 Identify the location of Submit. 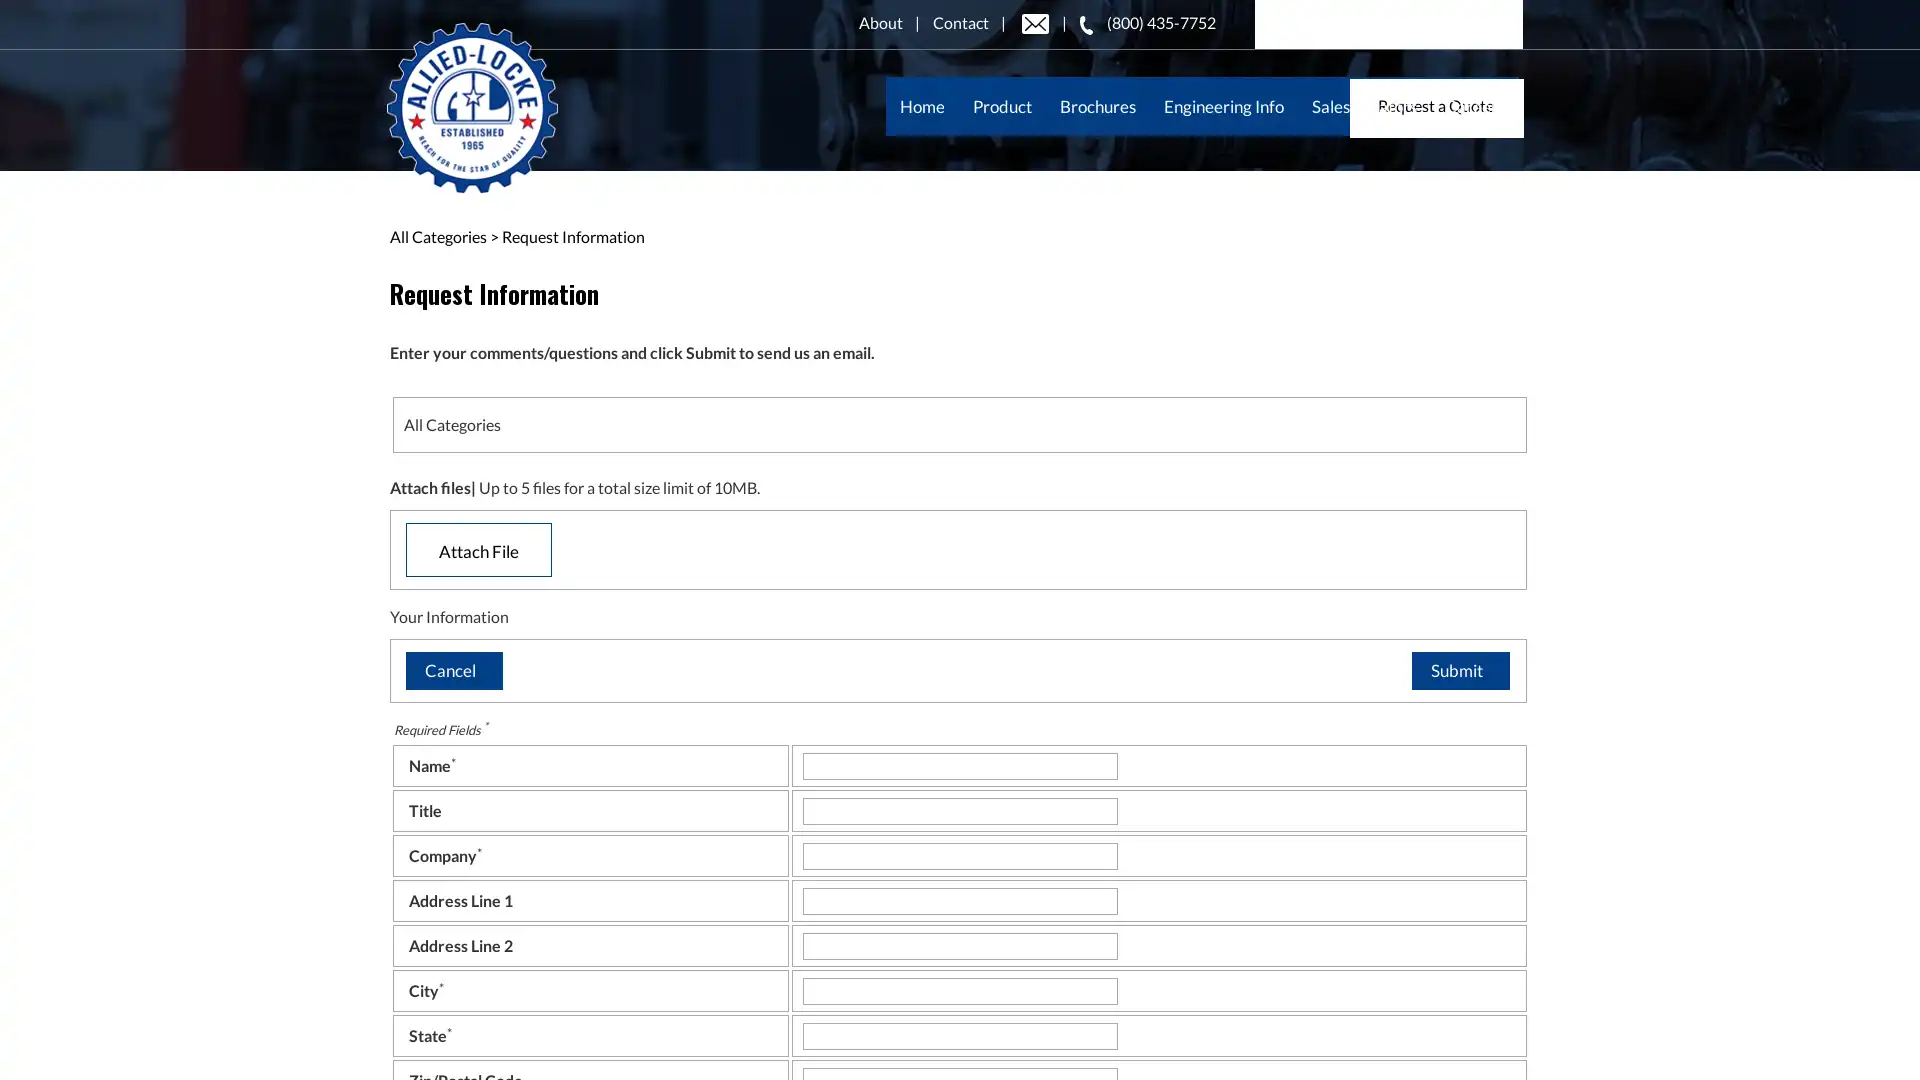
(1459, 670).